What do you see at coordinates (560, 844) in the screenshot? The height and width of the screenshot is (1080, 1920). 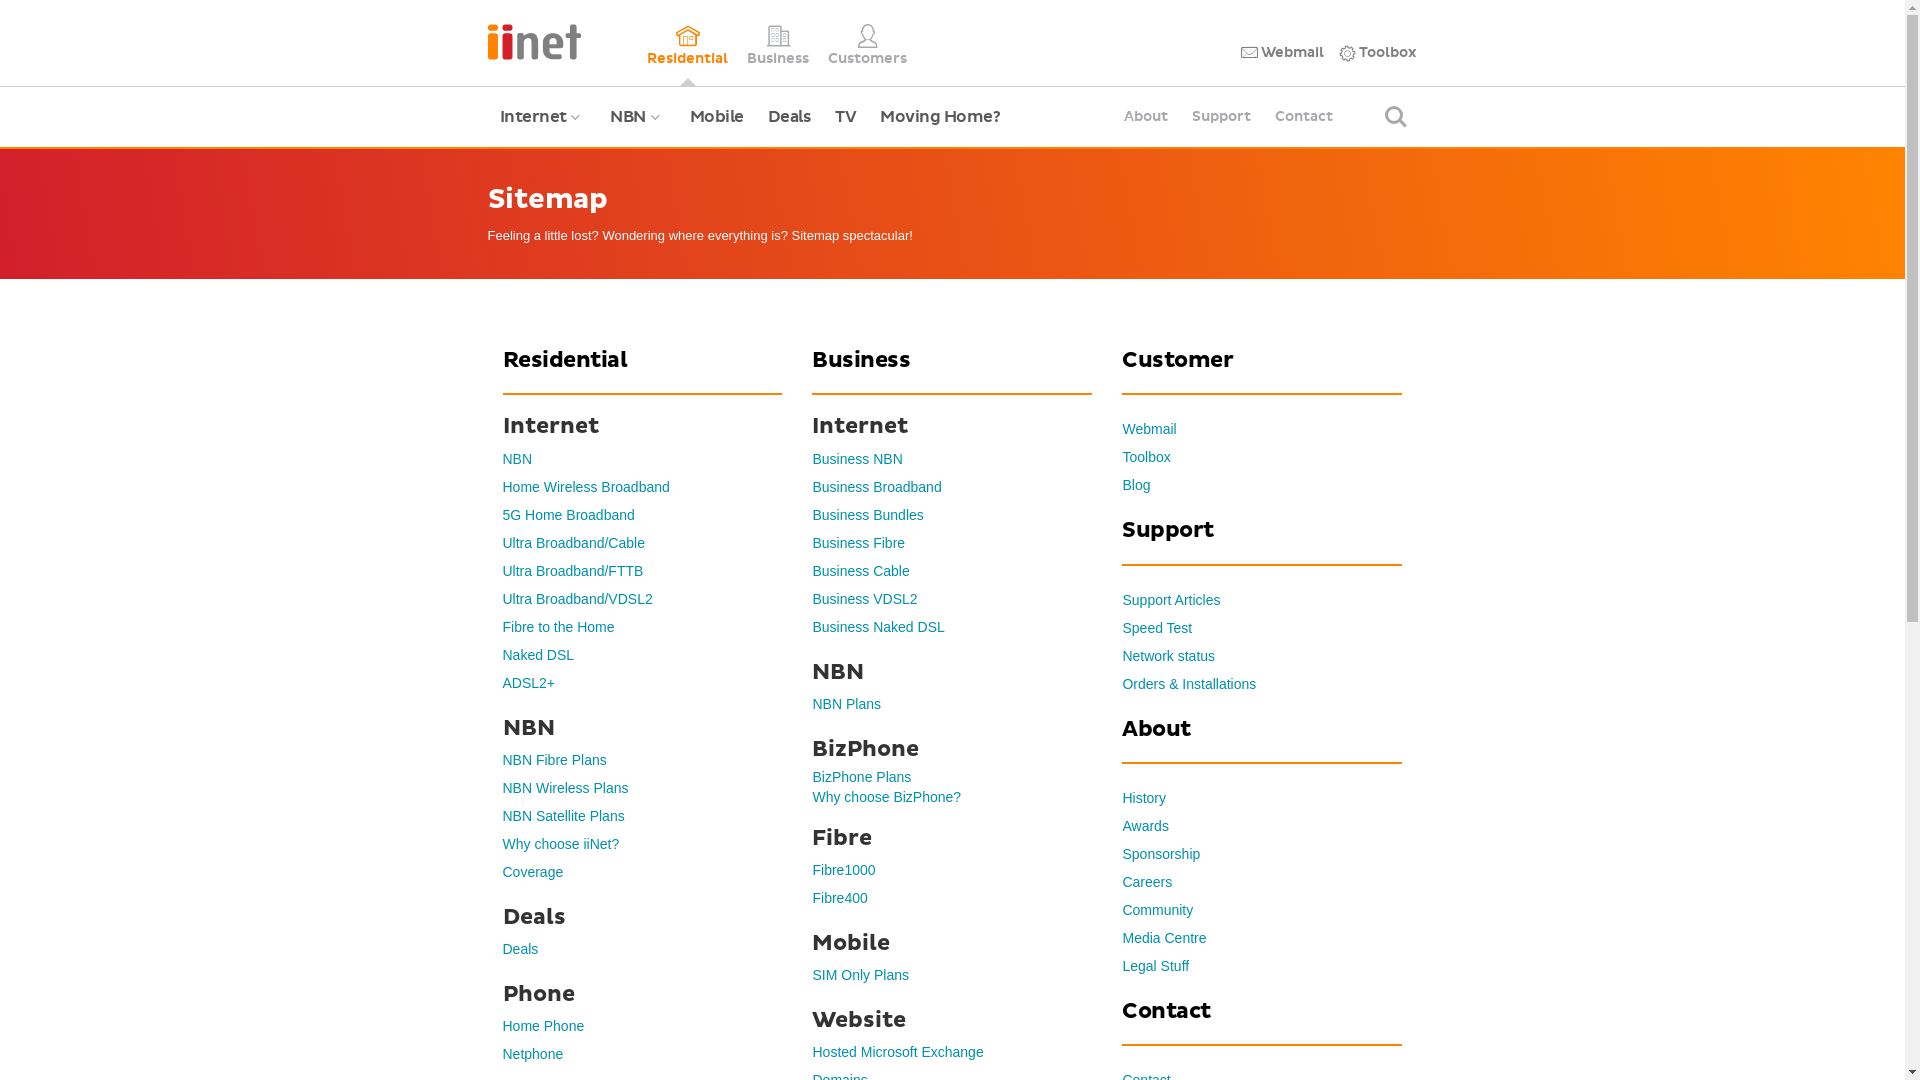 I see `'Why choose iiNet?'` at bounding box center [560, 844].